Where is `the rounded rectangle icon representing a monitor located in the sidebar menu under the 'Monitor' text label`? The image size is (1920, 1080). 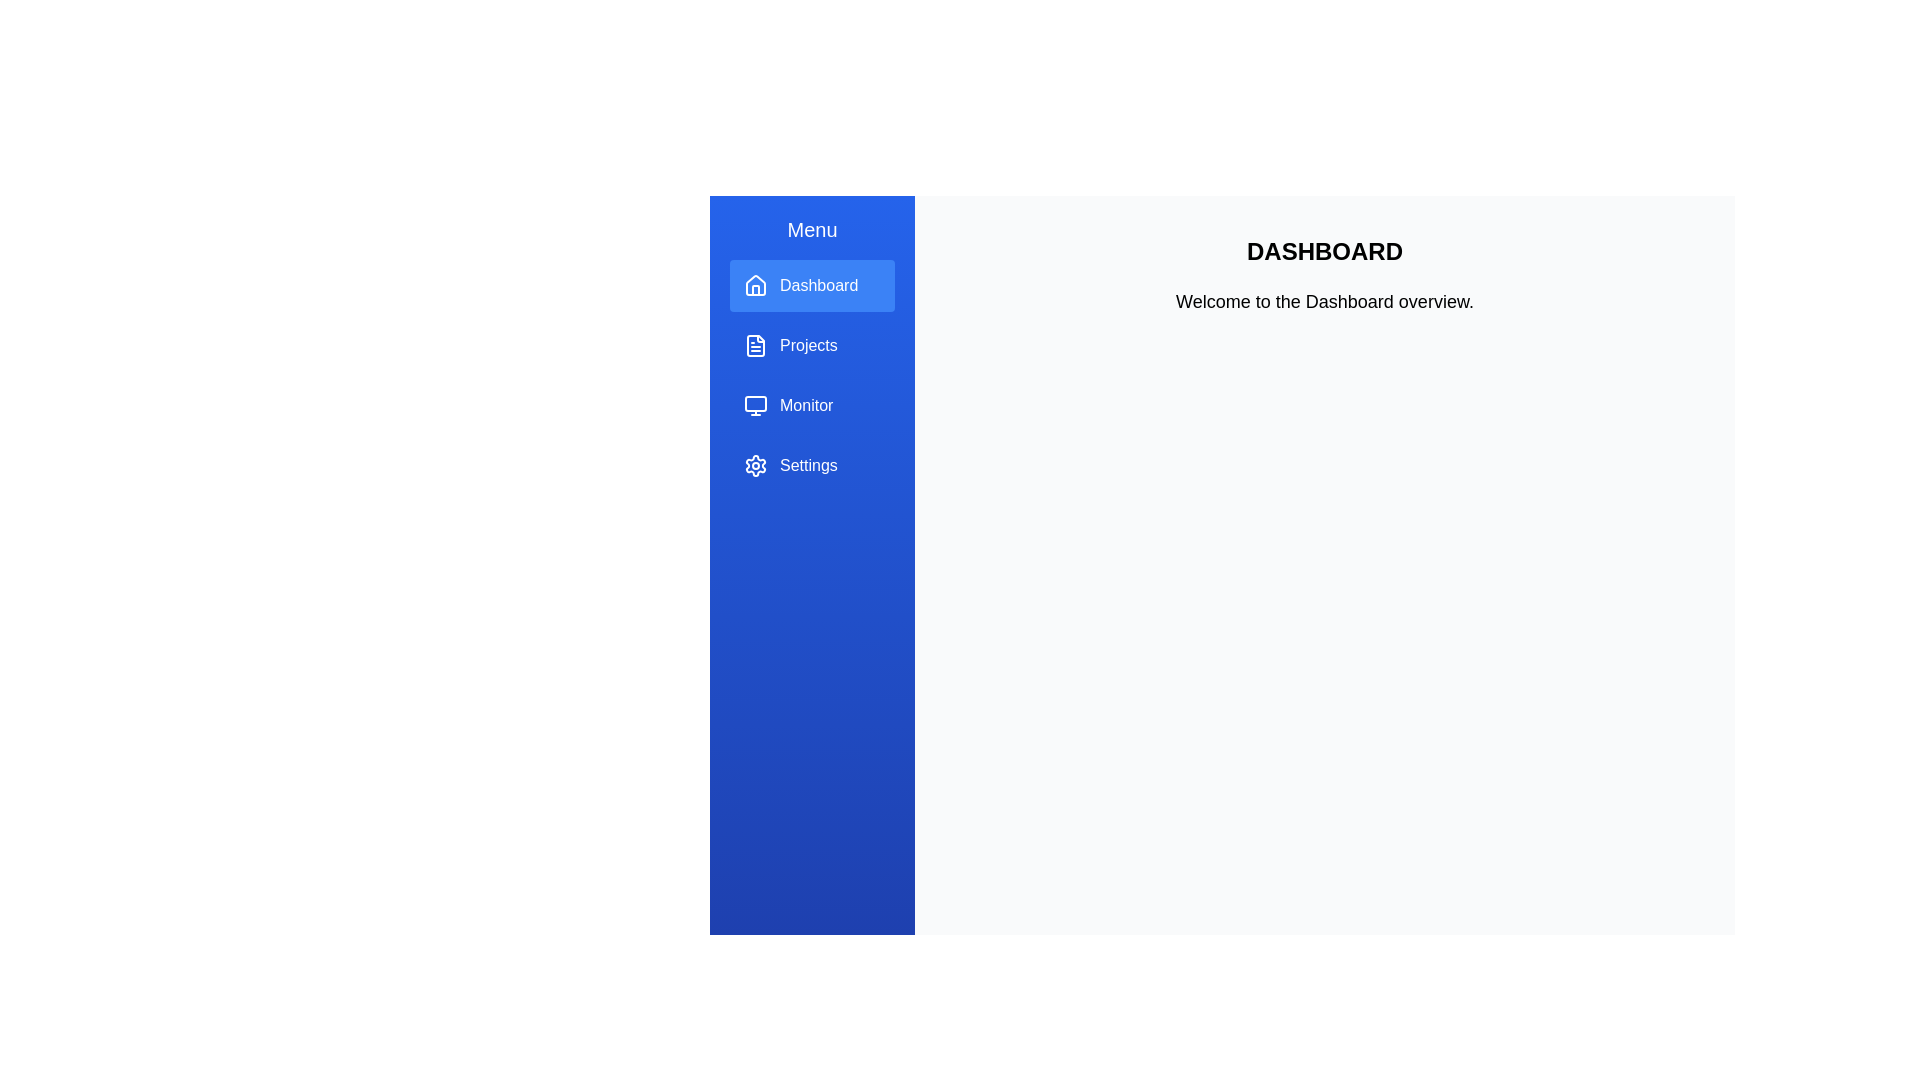
the rounded rectangle icon representing a monitor located in the sidebar menu under the 'Monitor' text label is located at coordinates (754, 404).